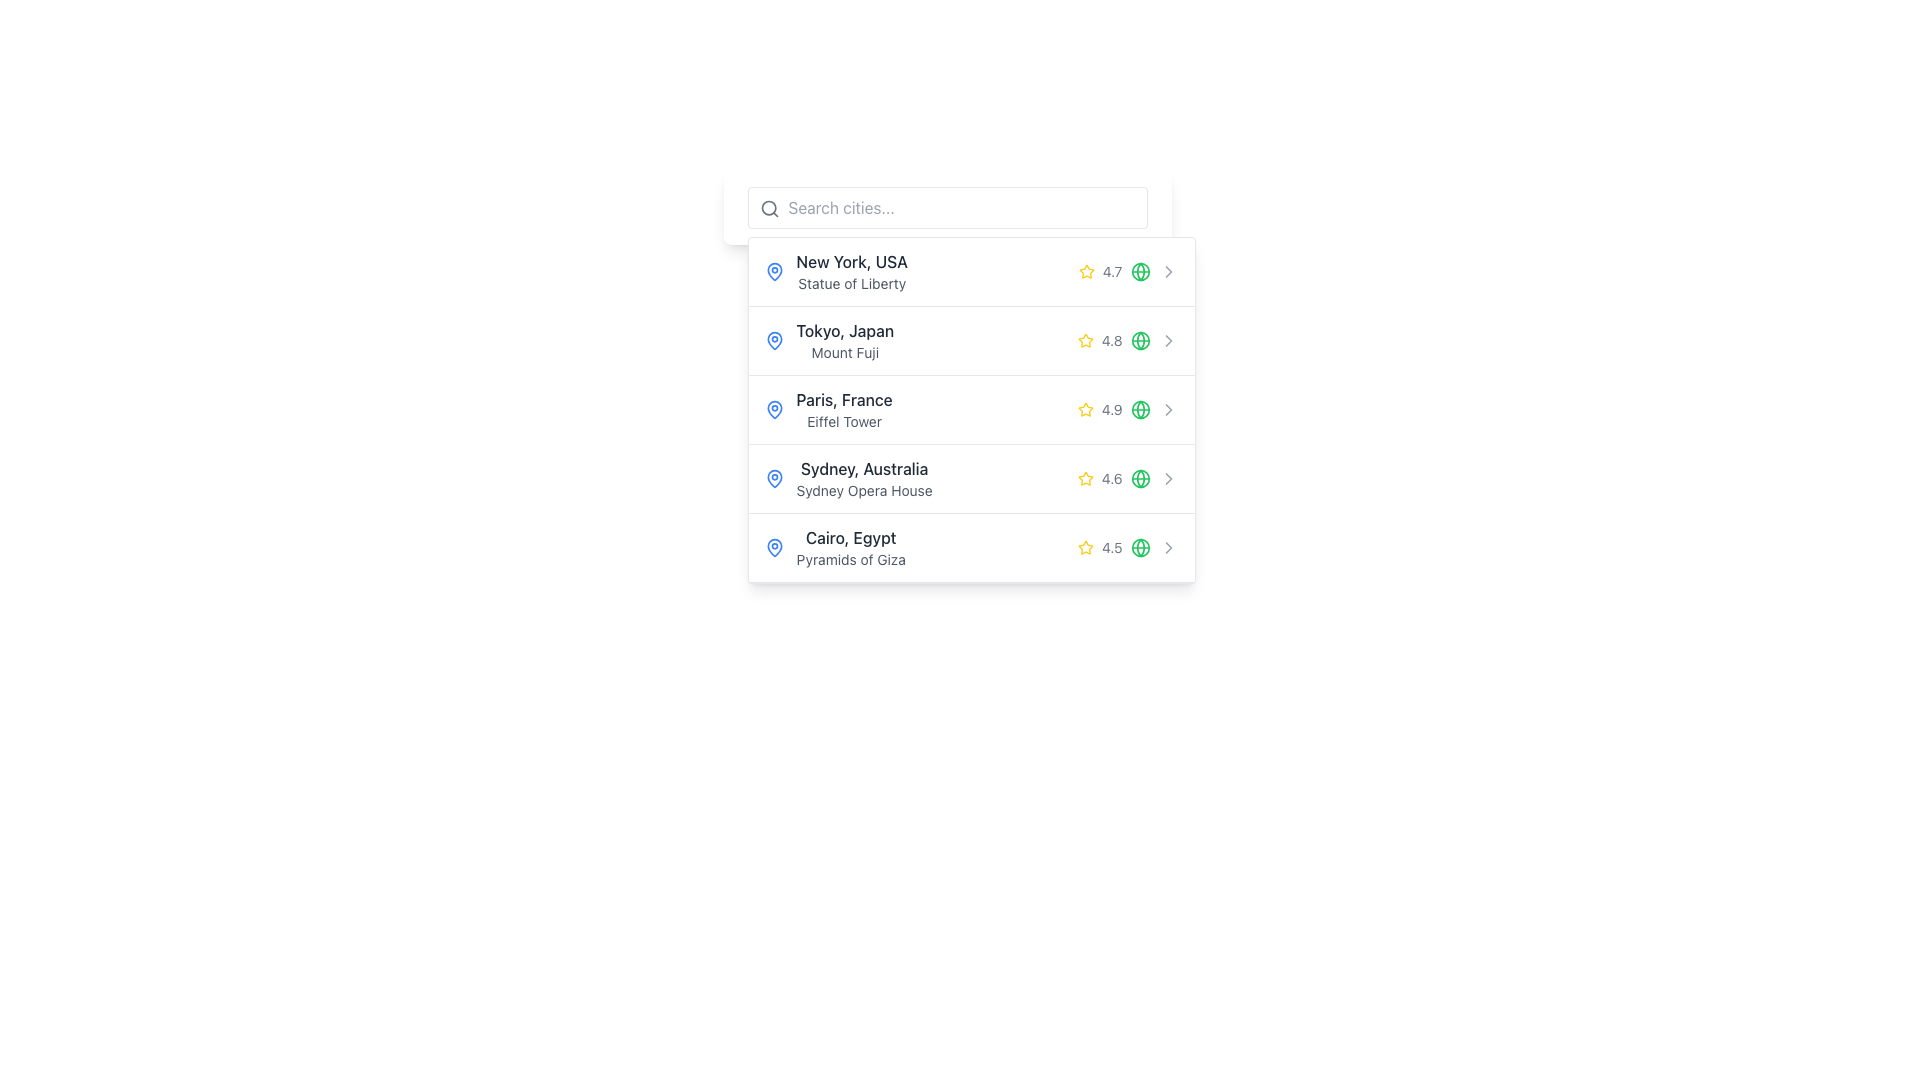 This screenshot has width=1920, height=1080. Describe the element at coordinates (1084, 408) in the screenshot. I see `the yellow star-shaped icon indicating a rating of '4.9' next to 'Paris, France'` at that location.